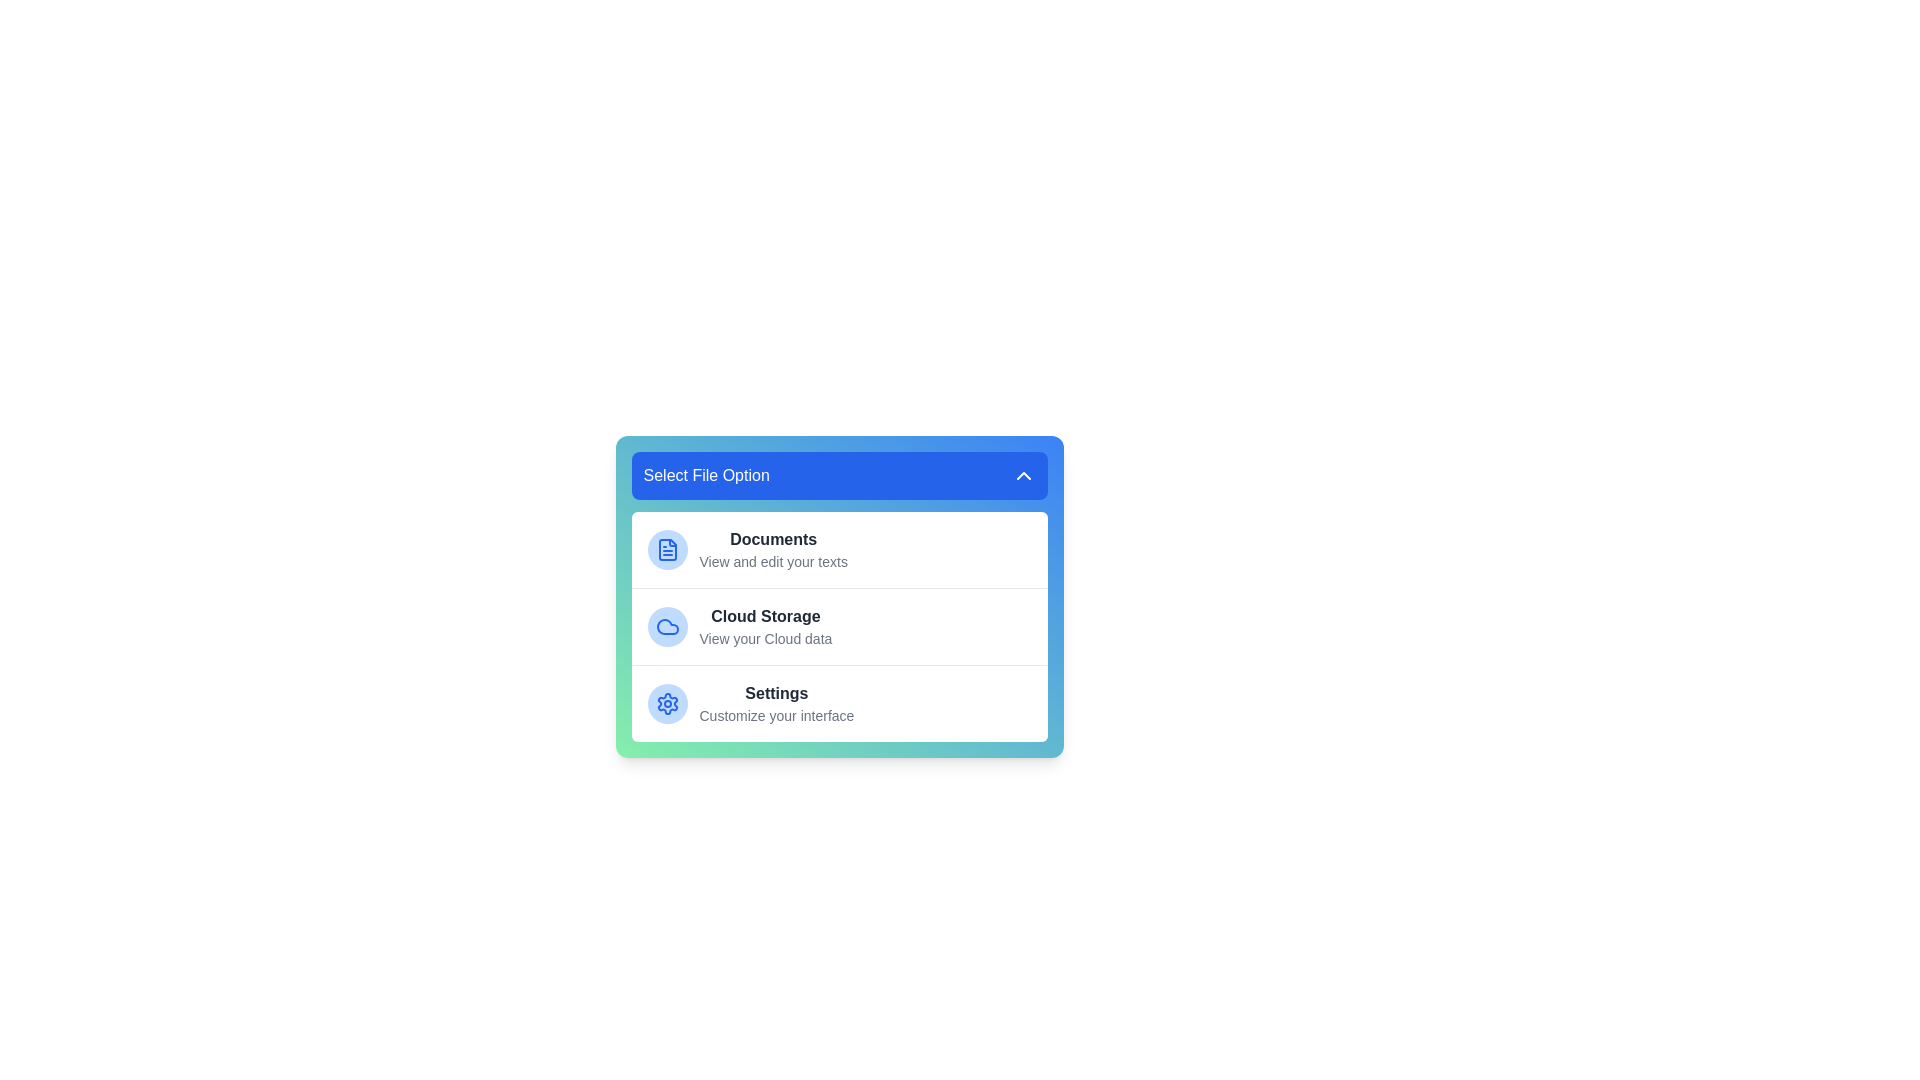 The width and height of the screenshot is (1920, 1080). What do you see at coordinates (667, 626) in the screenshot?
I see `the cloud-shaped icon with a blue outline and light blue fill, located in the second row of the 'Cloud Storage' menu` at bounding box center [667, 626].